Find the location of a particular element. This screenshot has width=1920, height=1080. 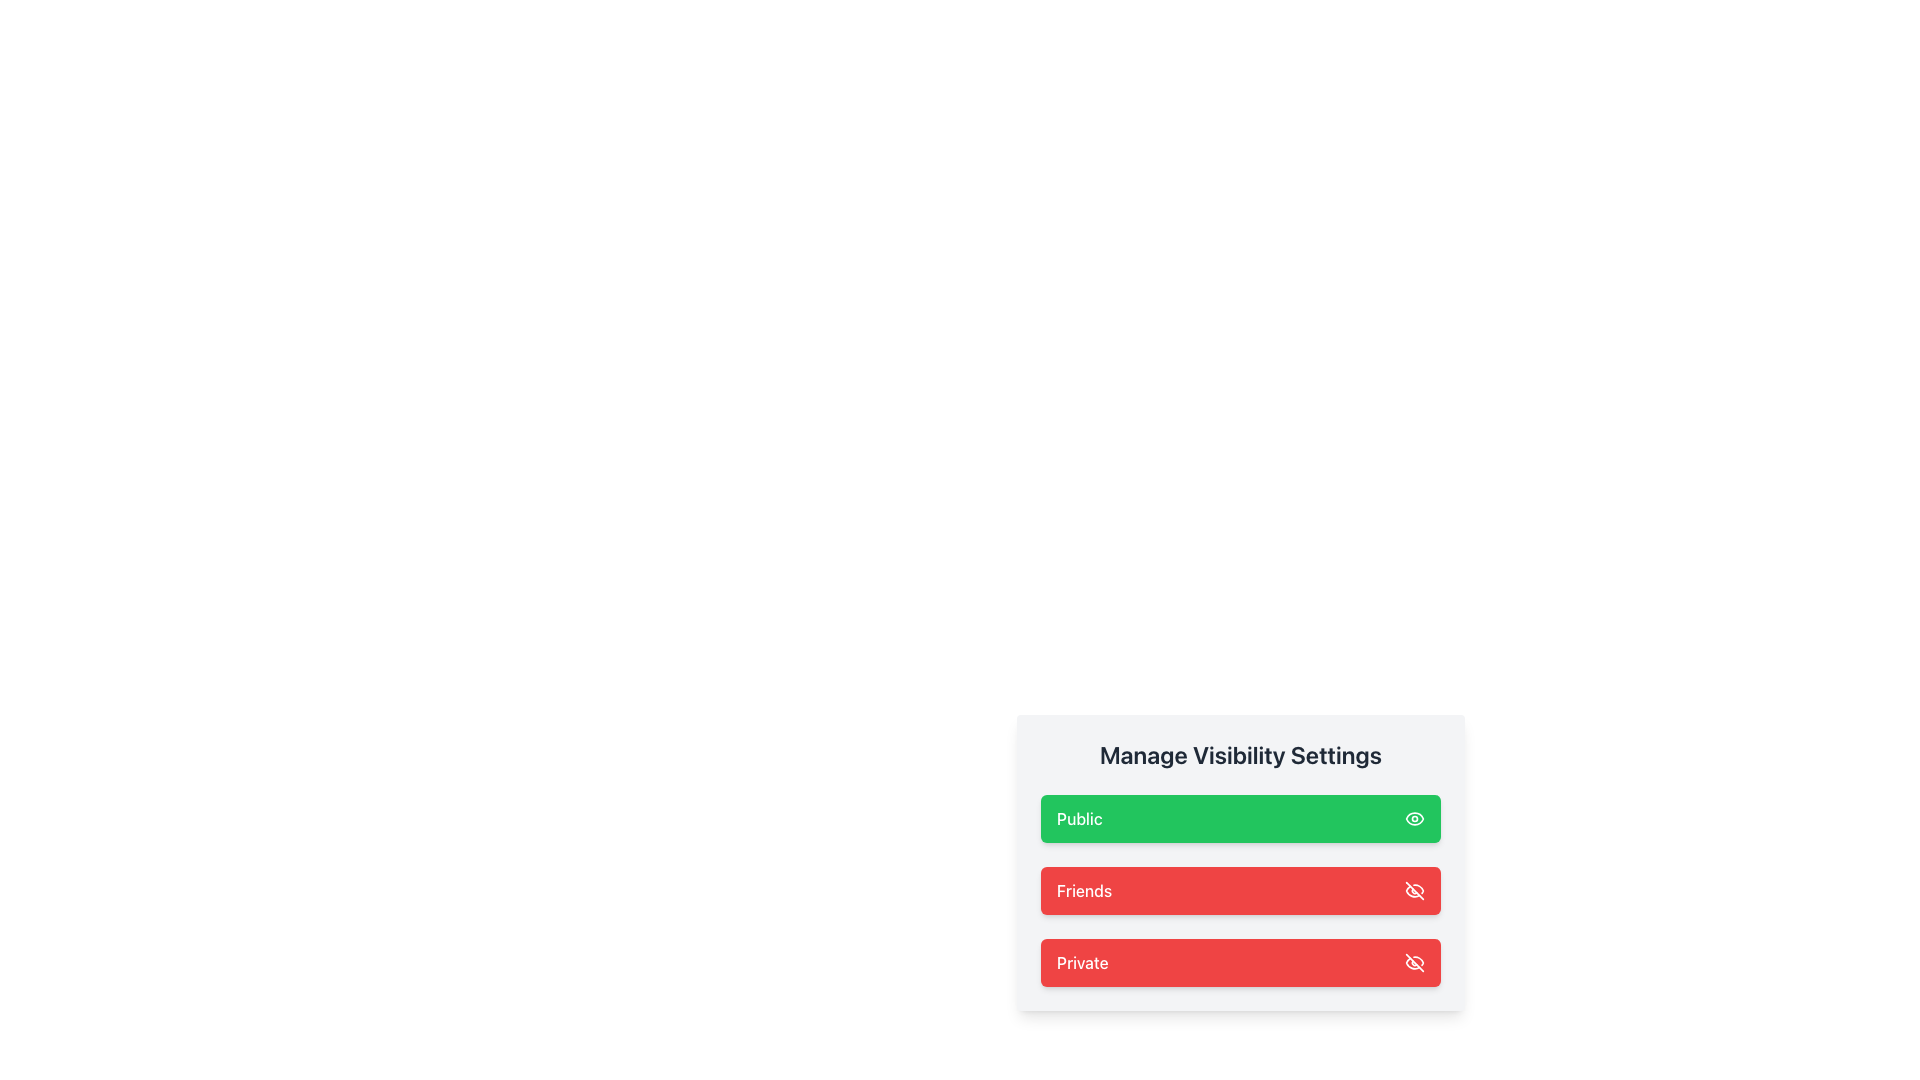

the eye-shaped icon located to the far right of the green button labeled 'Public' is located at coordinates (1414, 818).